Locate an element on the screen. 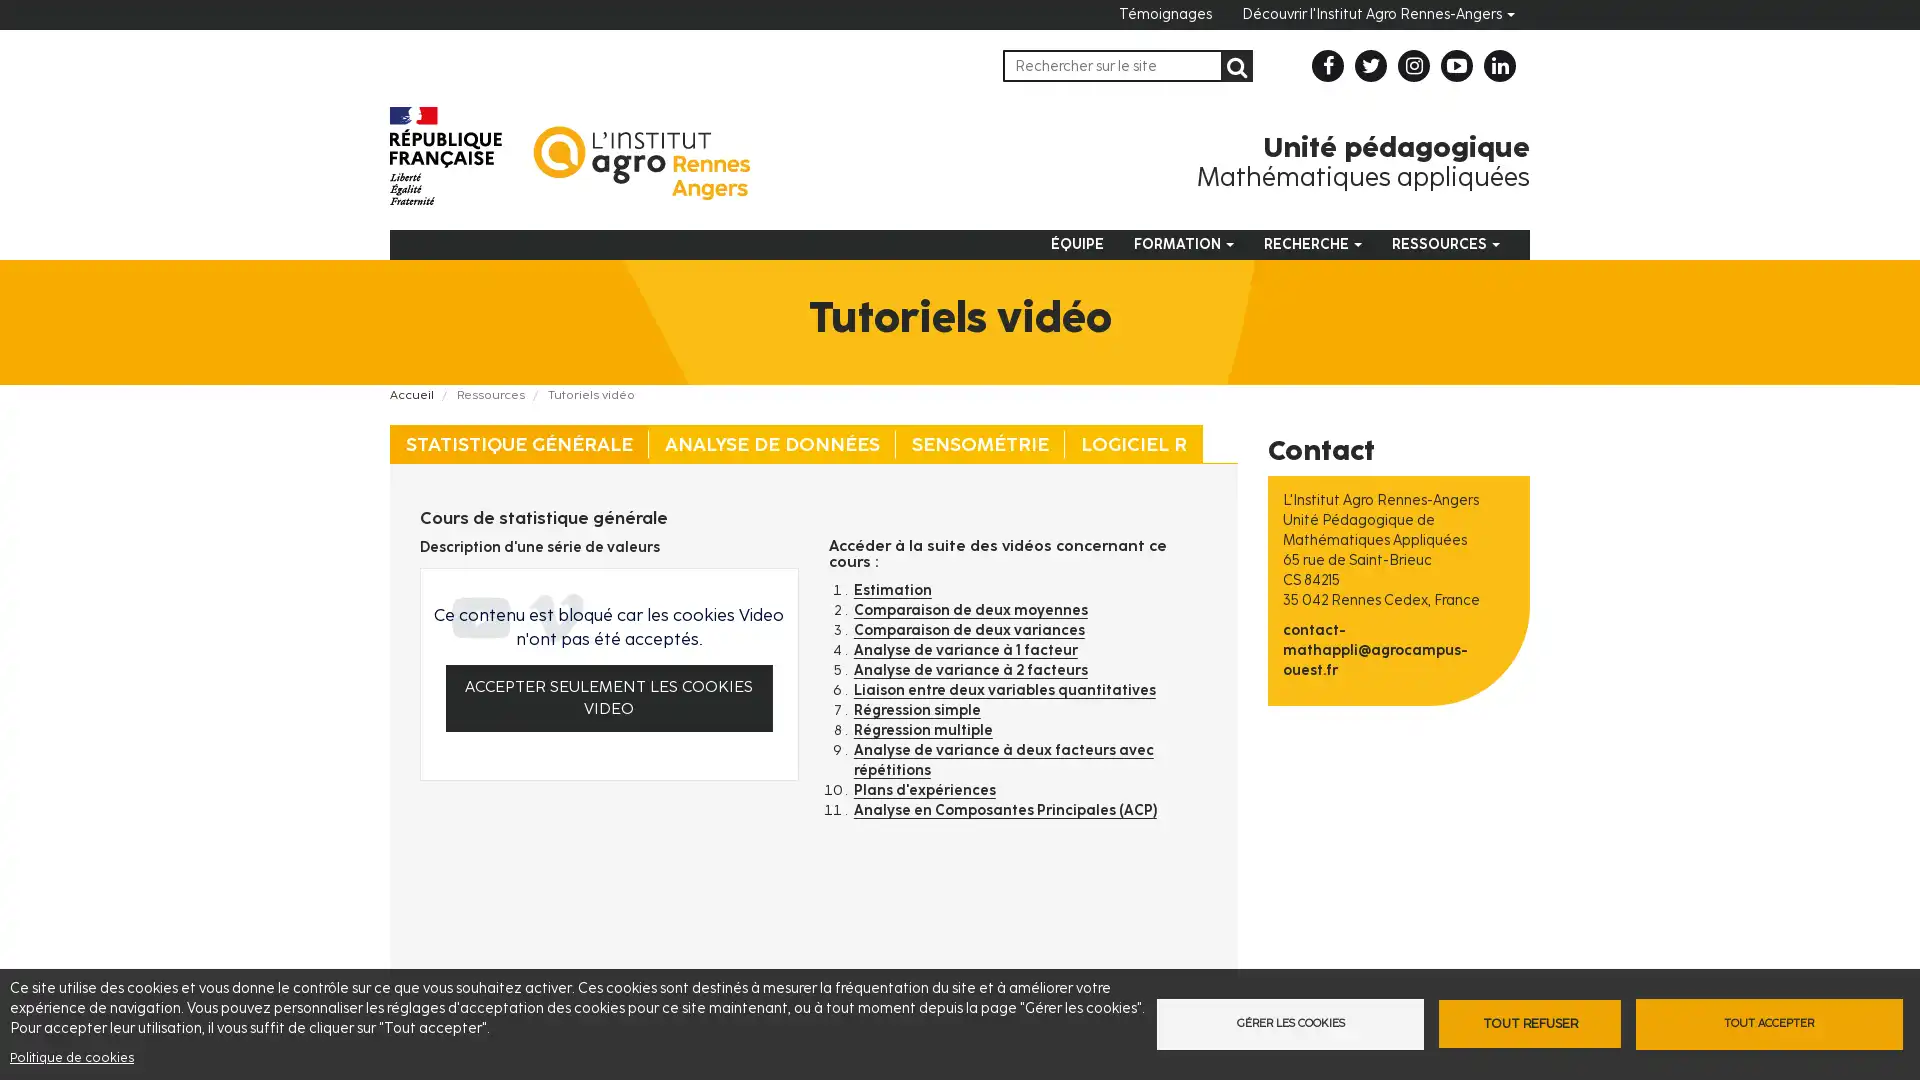  TOUT REFUSER is located at coordinates (1528, 1023).